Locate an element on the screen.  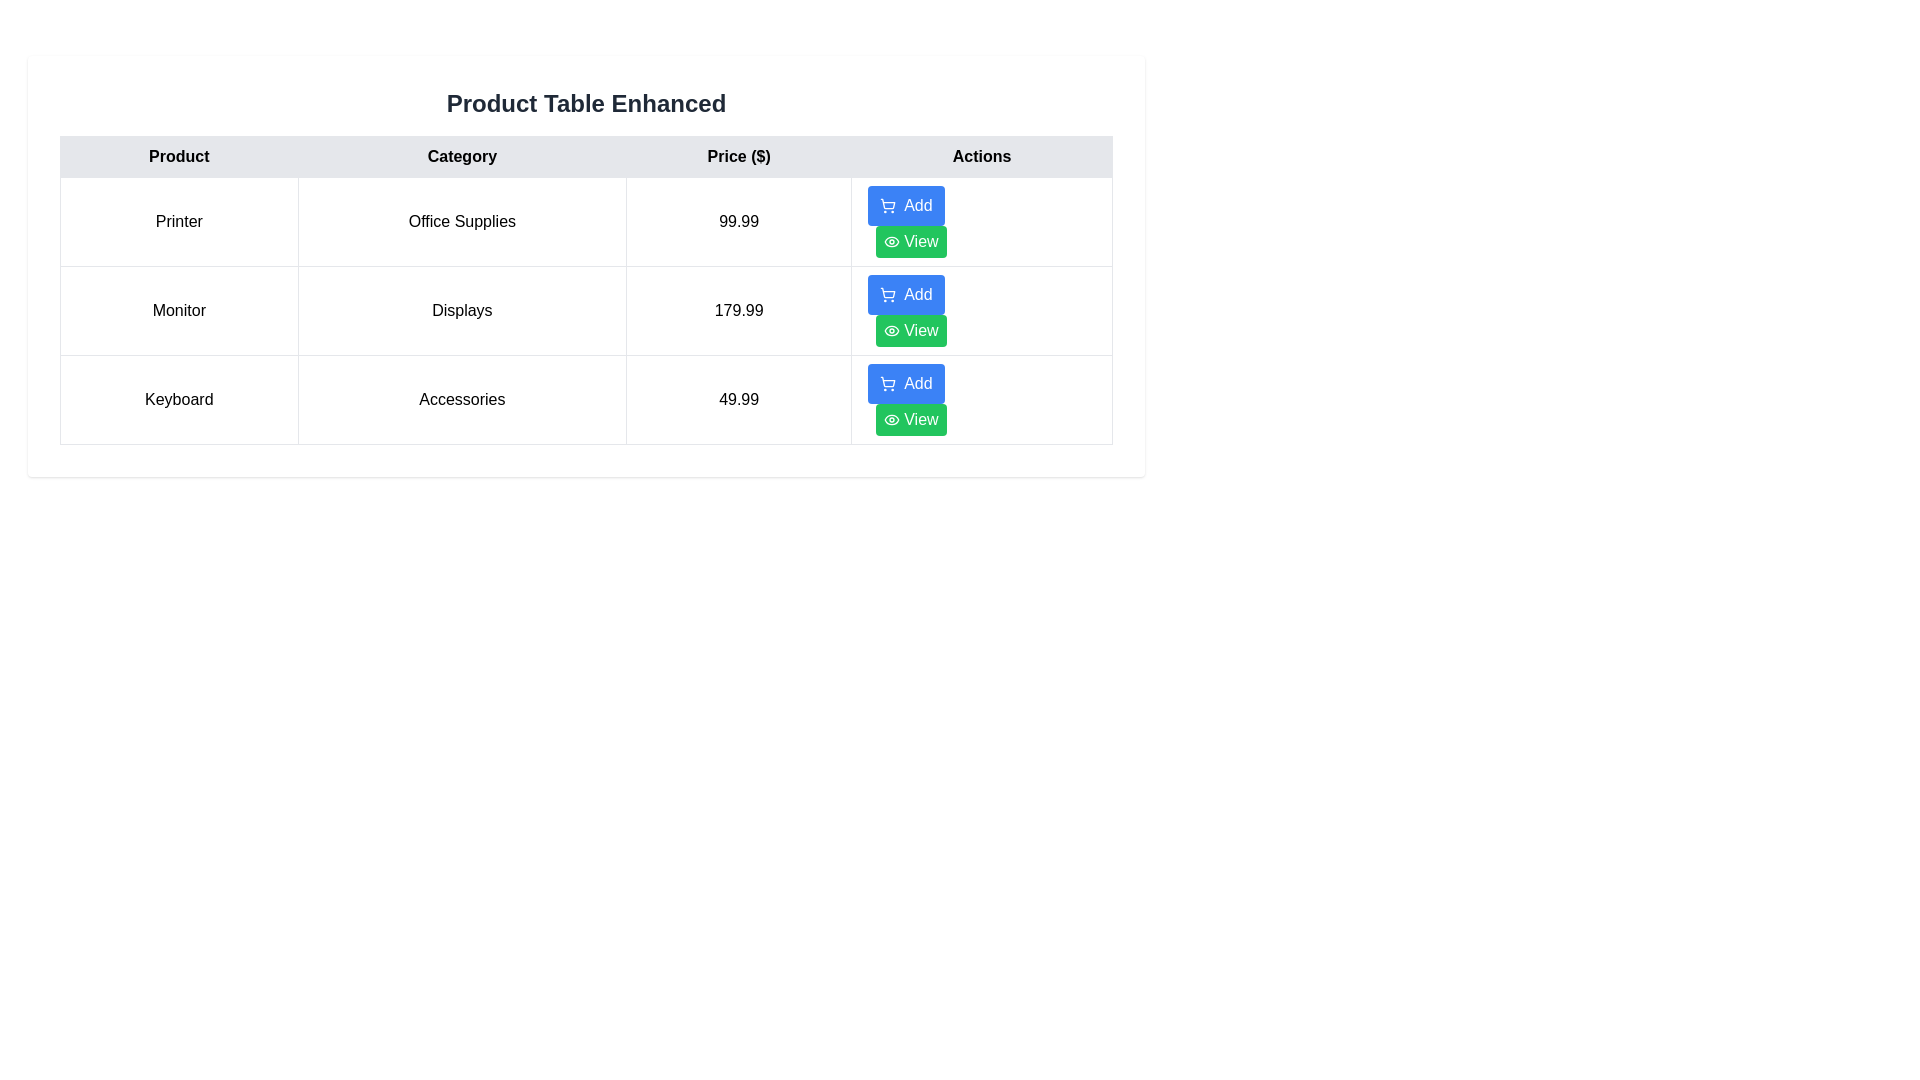
the eye-shaped icon located inside the green 'View' button in the 'Actions' column of the second row in the 'Product Table Enhanced' table is located at coordinates (891, 330).